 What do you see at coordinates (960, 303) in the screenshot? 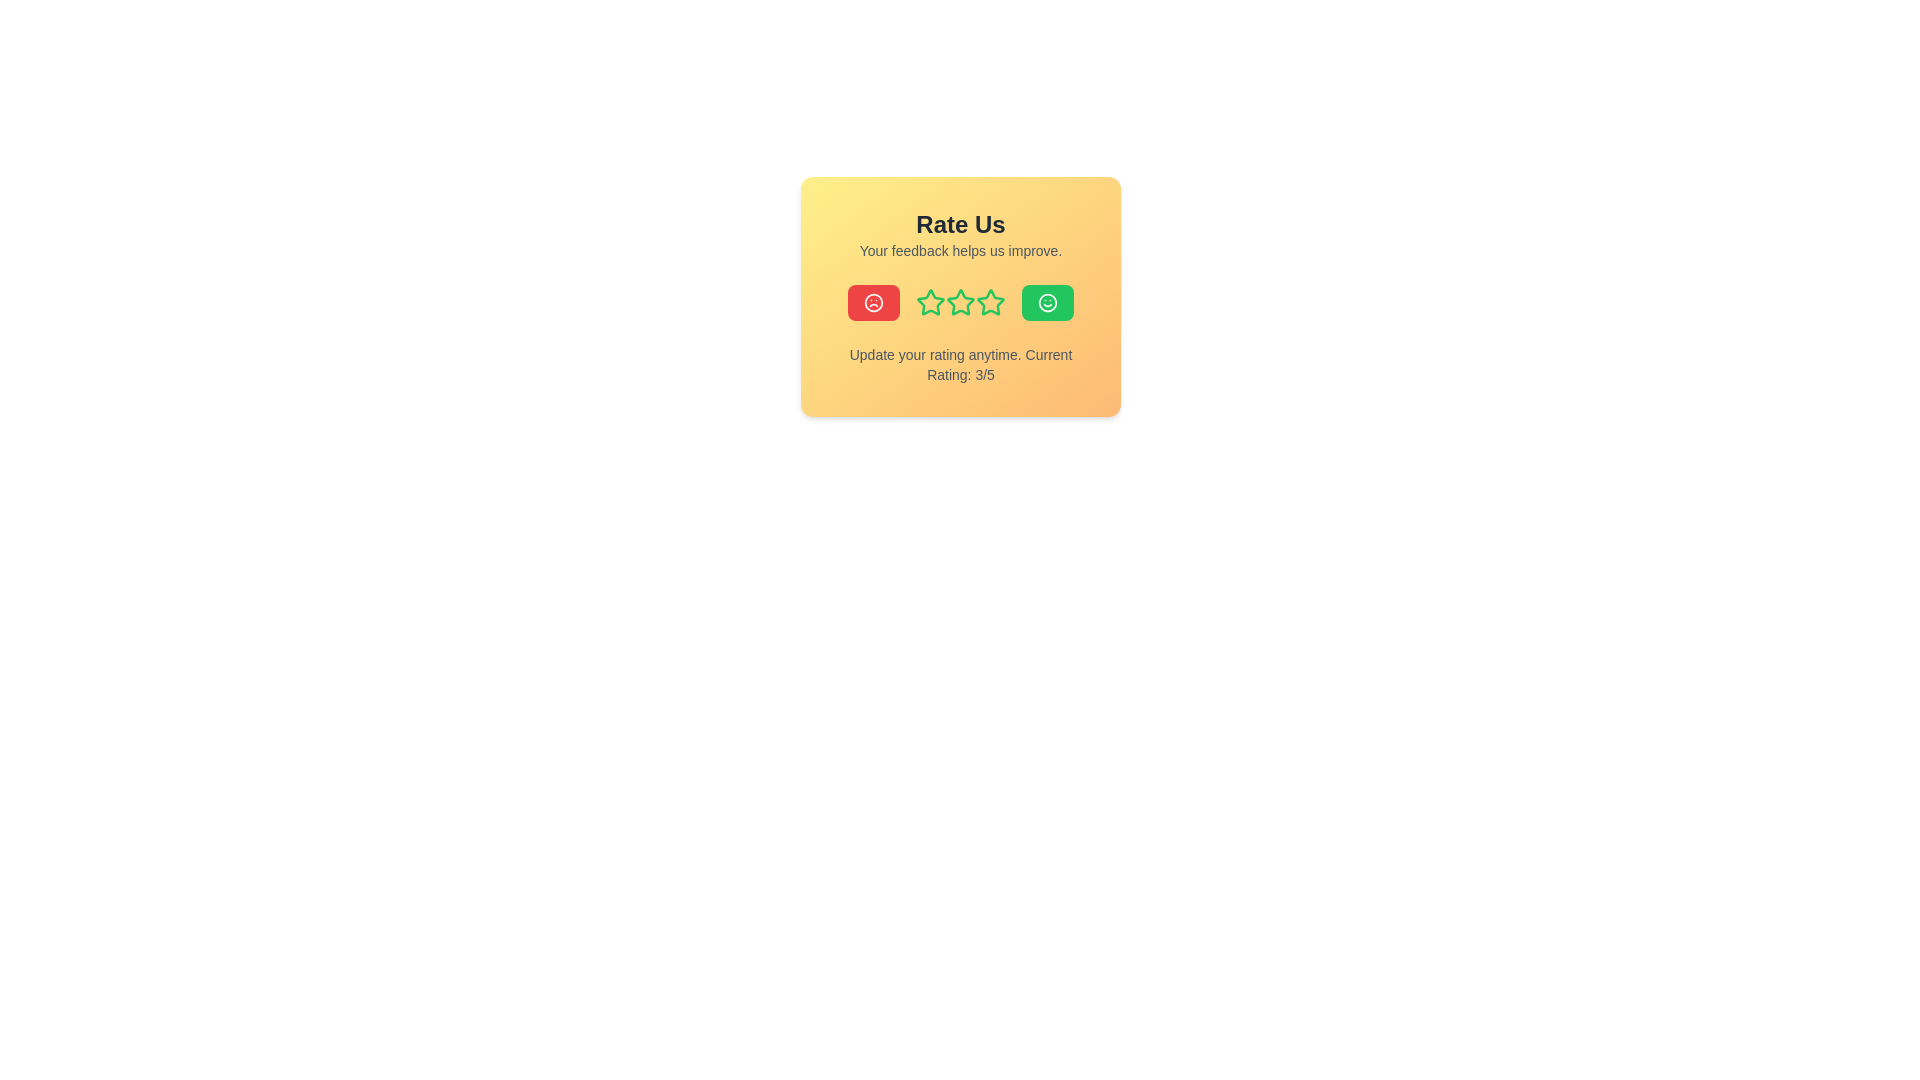
I see `the second star icon in the rating interface` at bounding box center [960, 303].